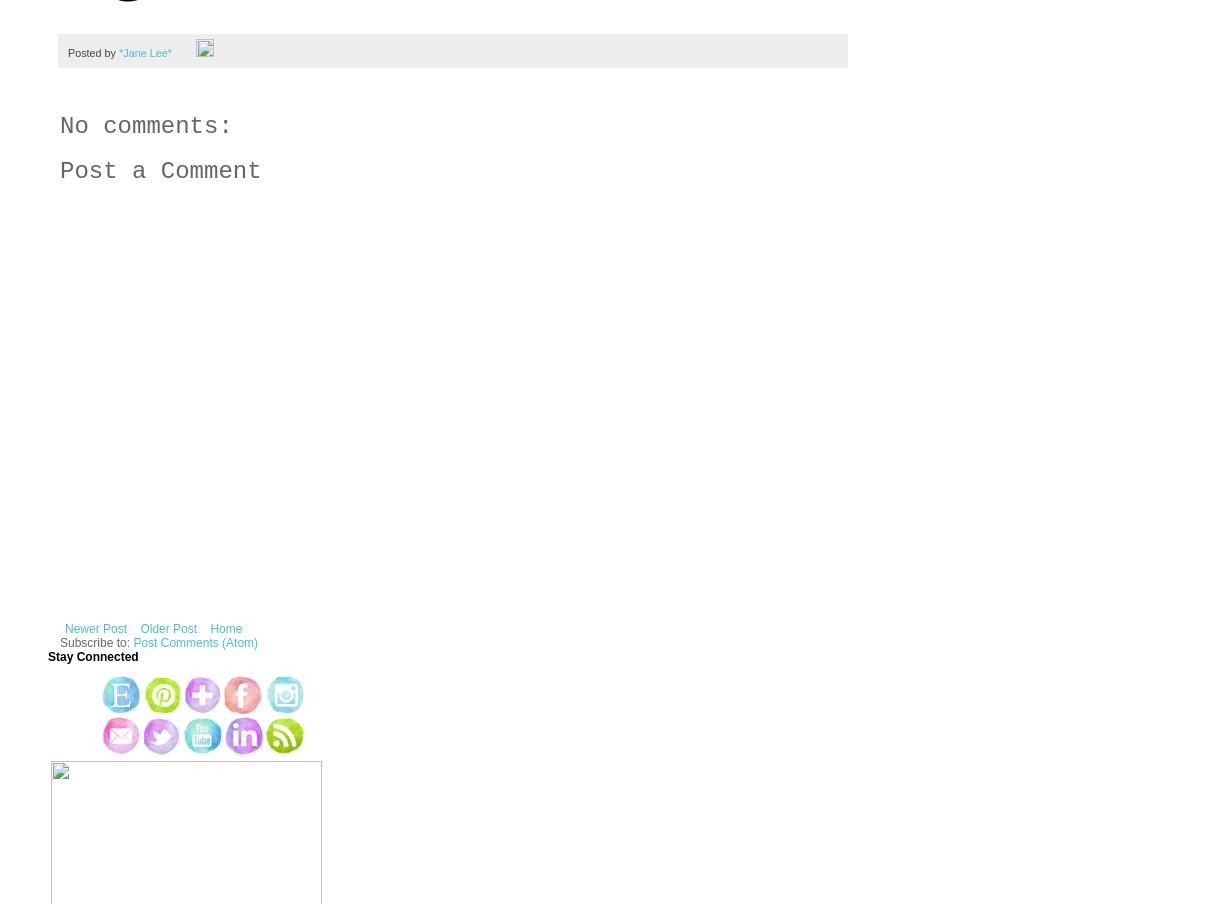 The image size is (1208, 904). What do you see at coordinates (59, 171) in the screenshot?
I see `'Post a Comment'` at bounding box center [59, 171].